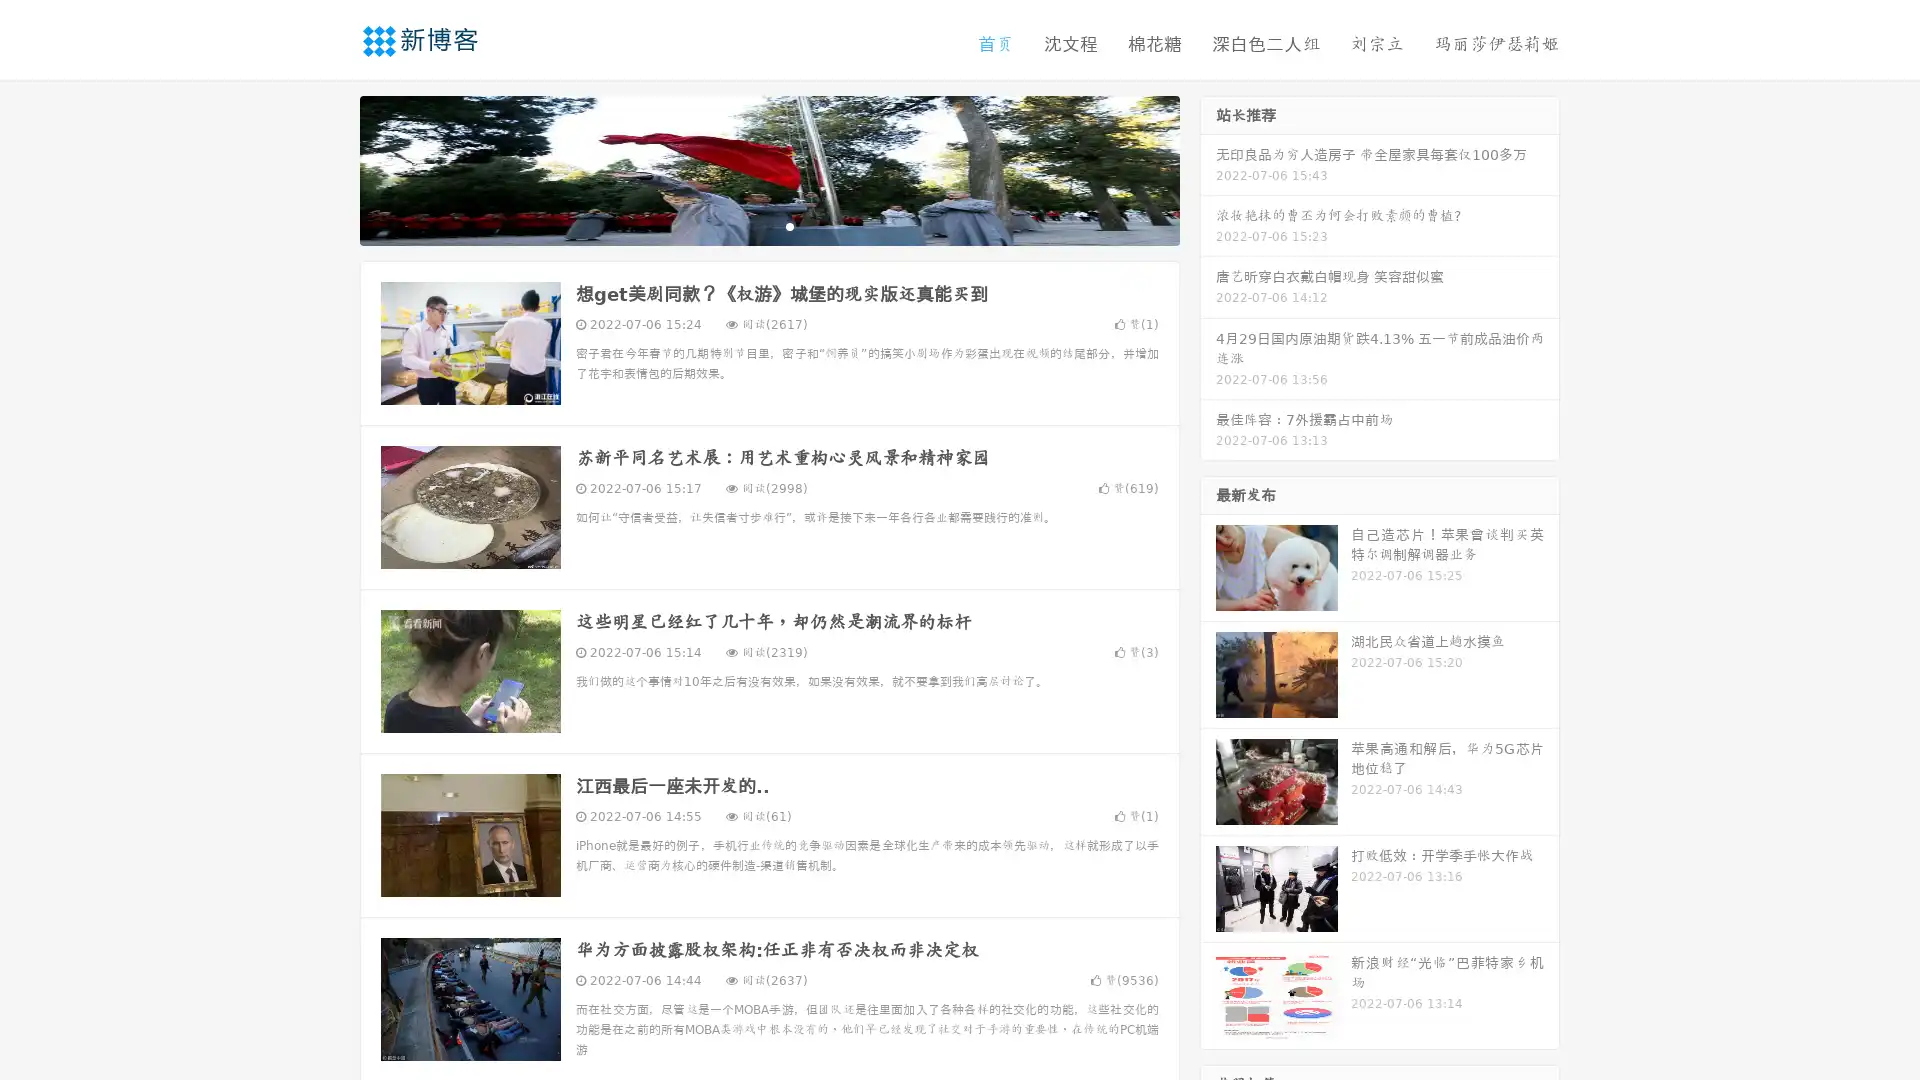 This screenshot has width=1920, height=1080. I want to click on Go to slide 3, so click(789, 225).